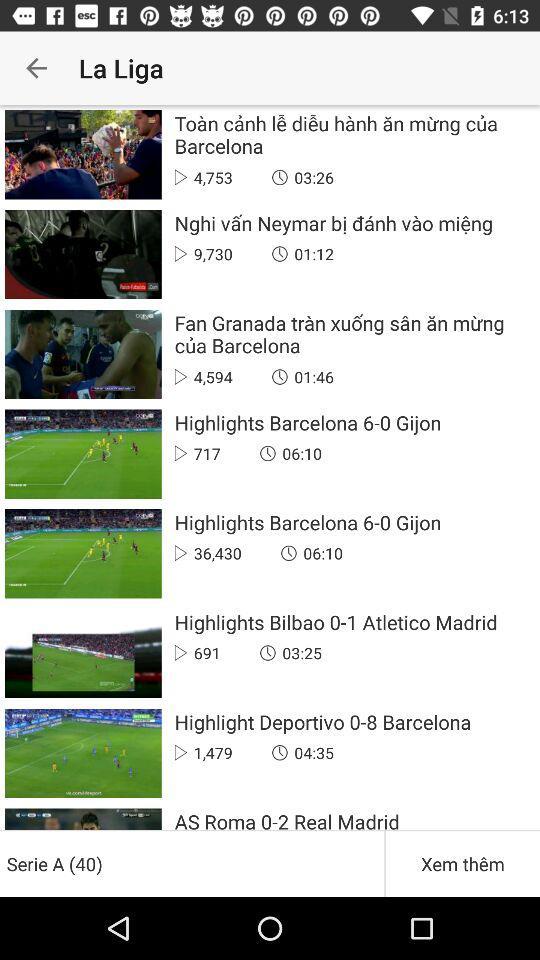 This screenshot has height=960, width=540. What do you see at coordinates (192, 863) in the screenshot?
I see `serie a (40) item` at bounding box center [192, 863].